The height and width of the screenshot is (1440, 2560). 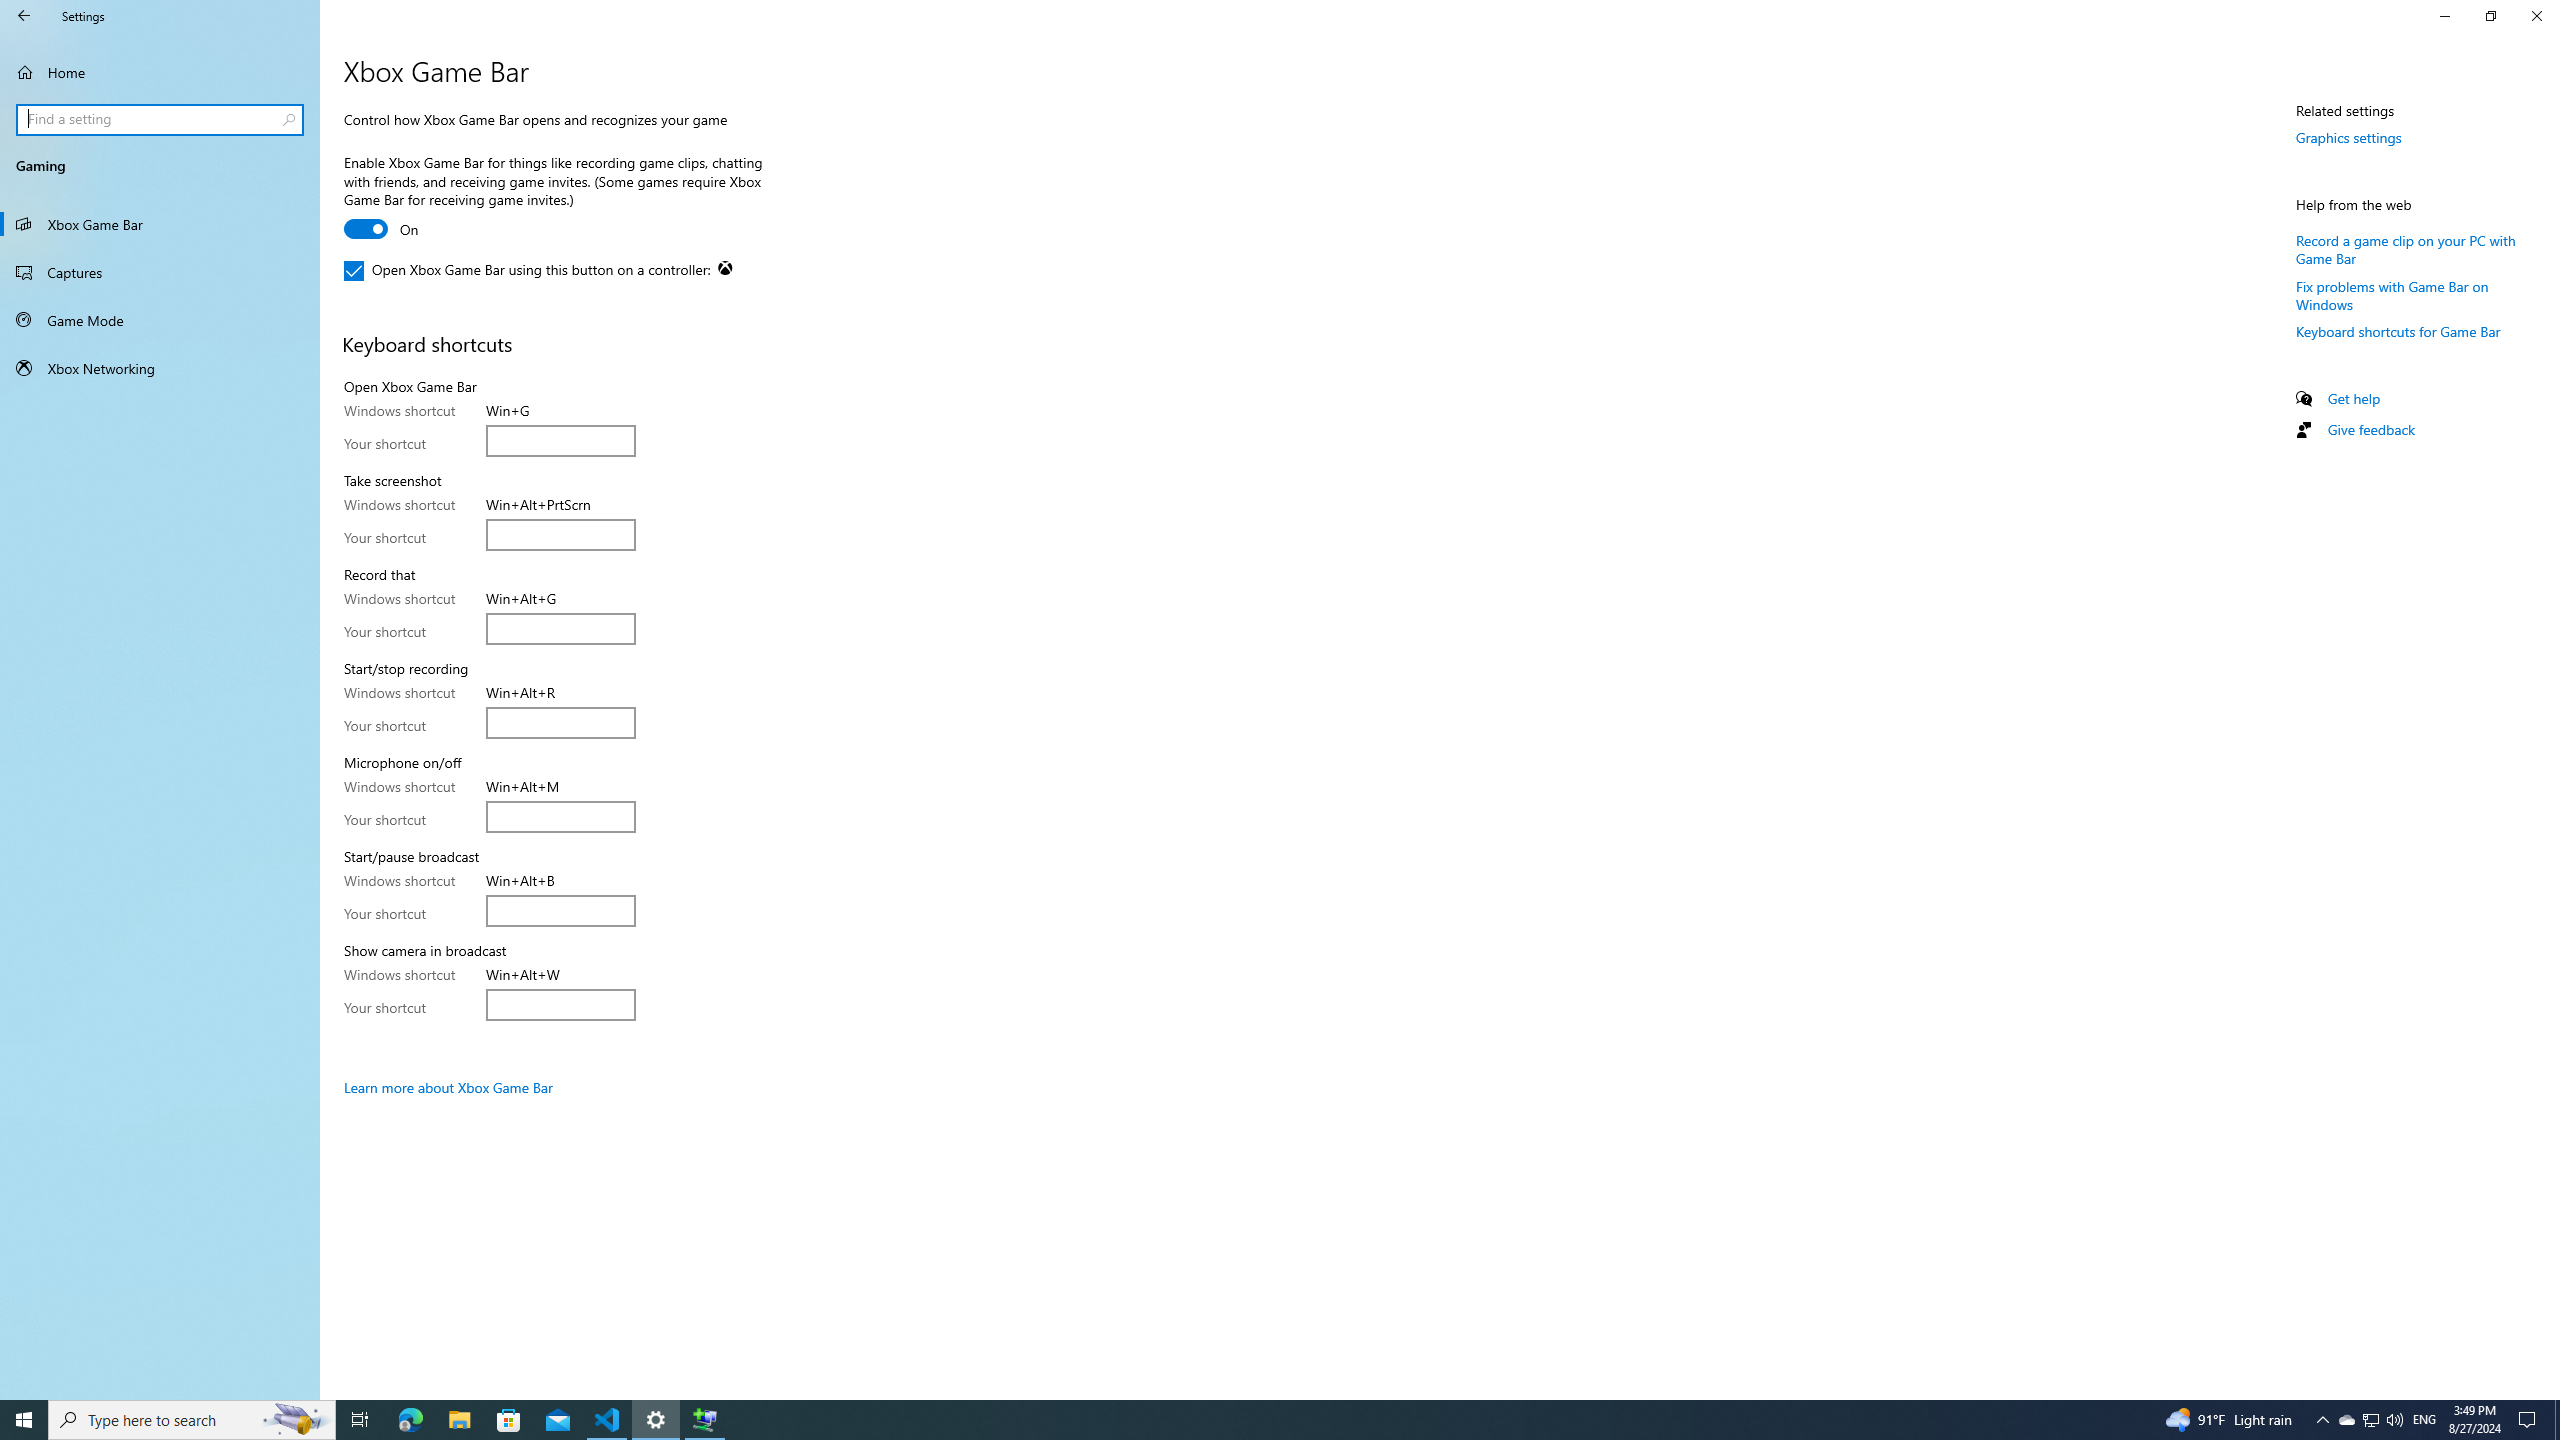 What do you see at coordinates (2443, 15) in the screenshot?
I see `'Minimize Settings'` at bounding box center [2443, 15].